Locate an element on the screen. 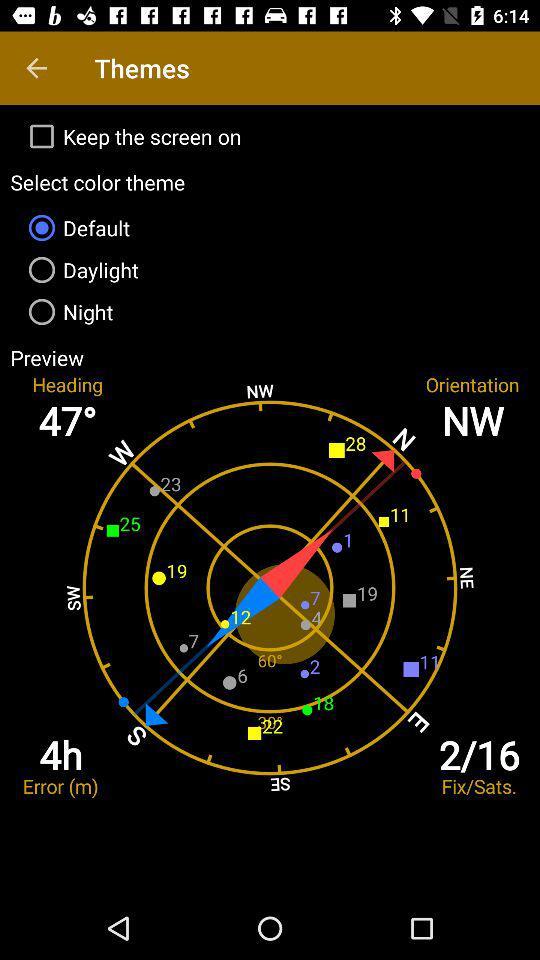  the default is located at coordinates (270, 228).